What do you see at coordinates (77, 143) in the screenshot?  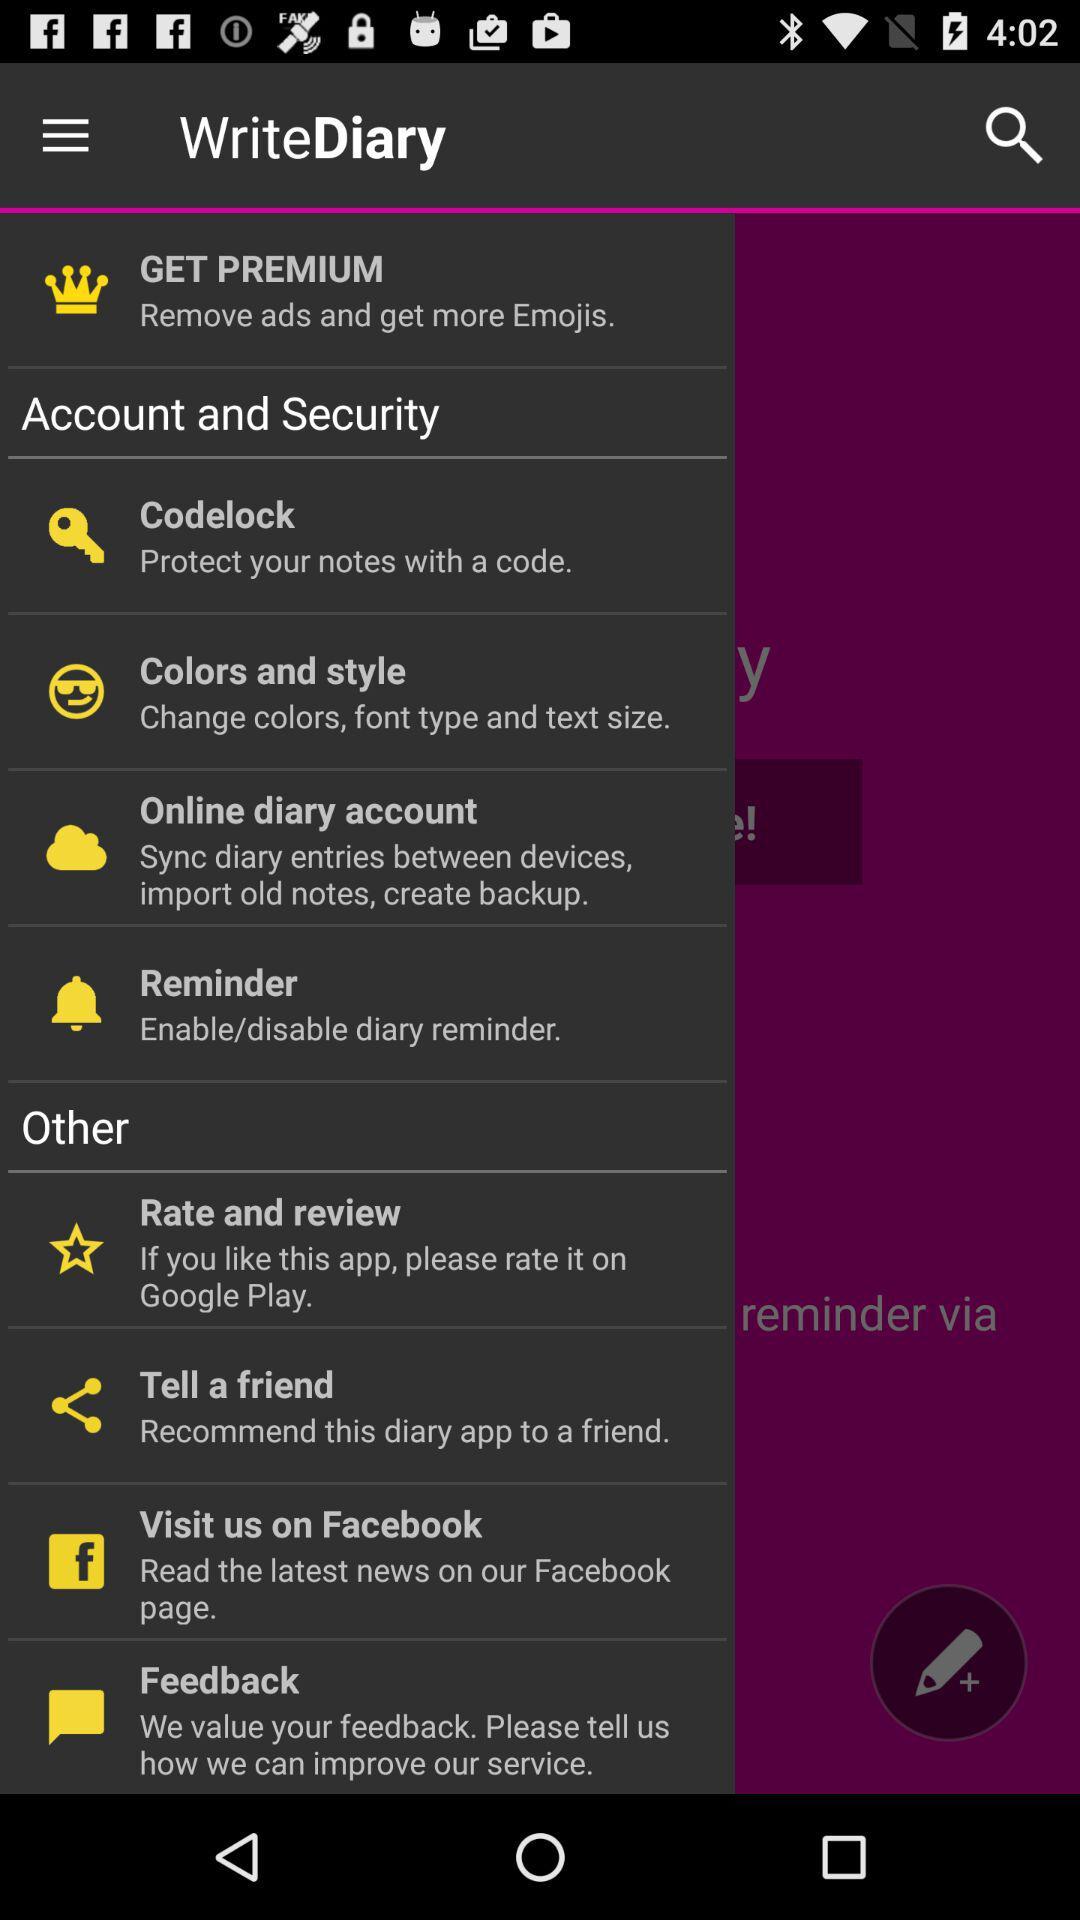 I see `the menu icon` at bounding box center [77, 143].